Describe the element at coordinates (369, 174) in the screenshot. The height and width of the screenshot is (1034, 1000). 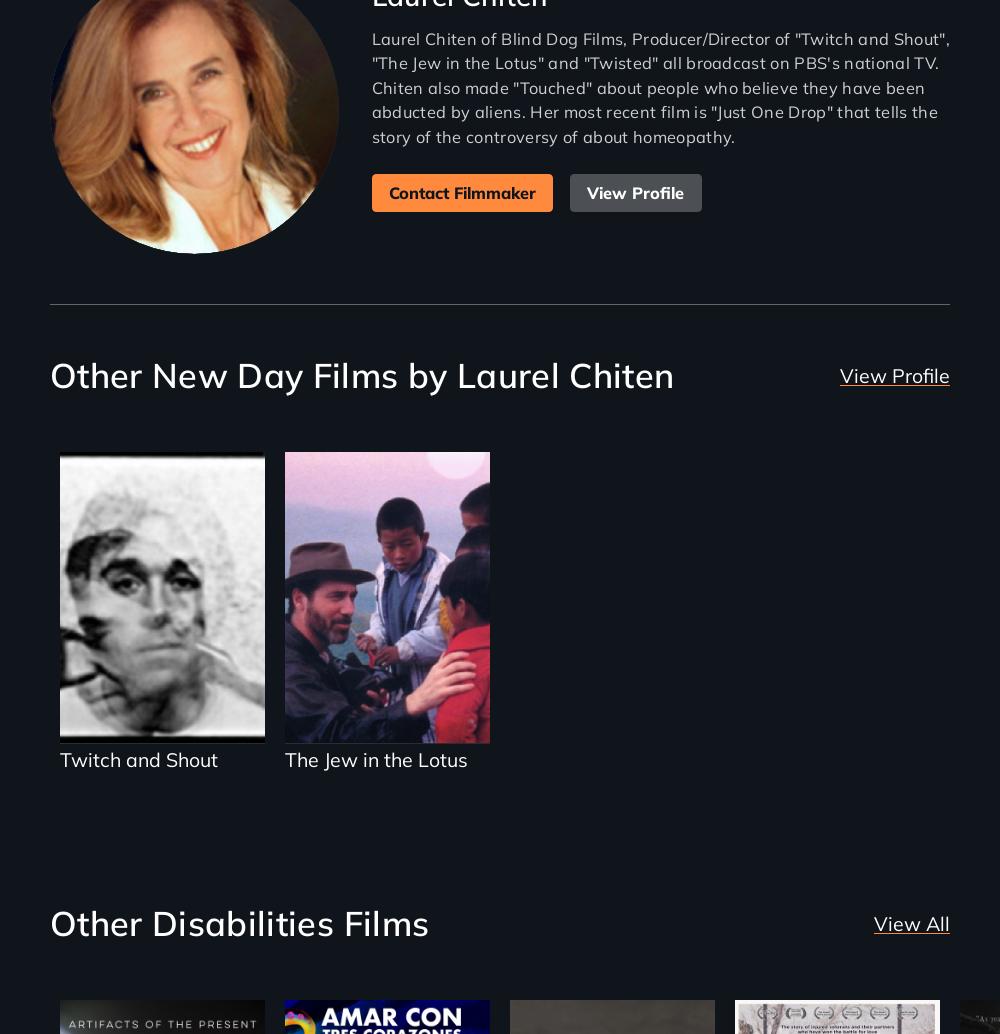
I see `'The remarkable thing about Chiten's documentary is the vibrant tenderness and great good humor with which she introduces us to the lives of these extradorinarily ordinary people who endure incessant misunderstanding.'` at that location.